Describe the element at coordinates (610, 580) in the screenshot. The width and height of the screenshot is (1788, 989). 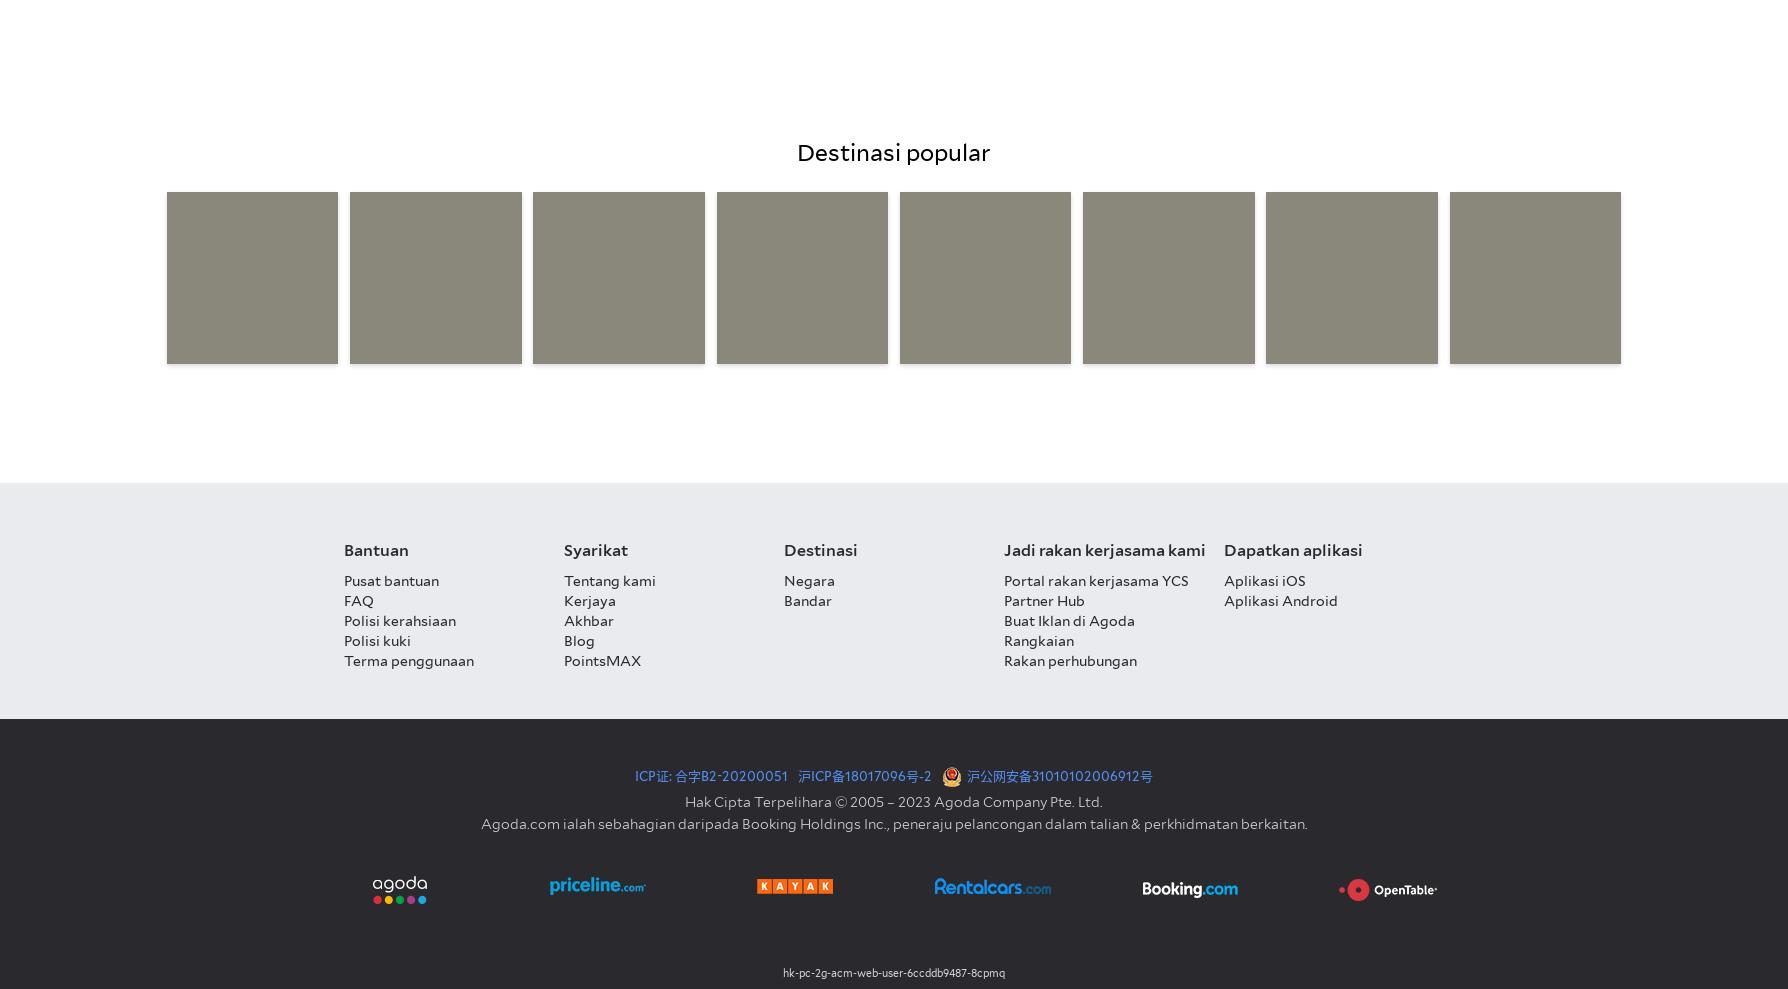
I see `'Tentang kami'` at that location.